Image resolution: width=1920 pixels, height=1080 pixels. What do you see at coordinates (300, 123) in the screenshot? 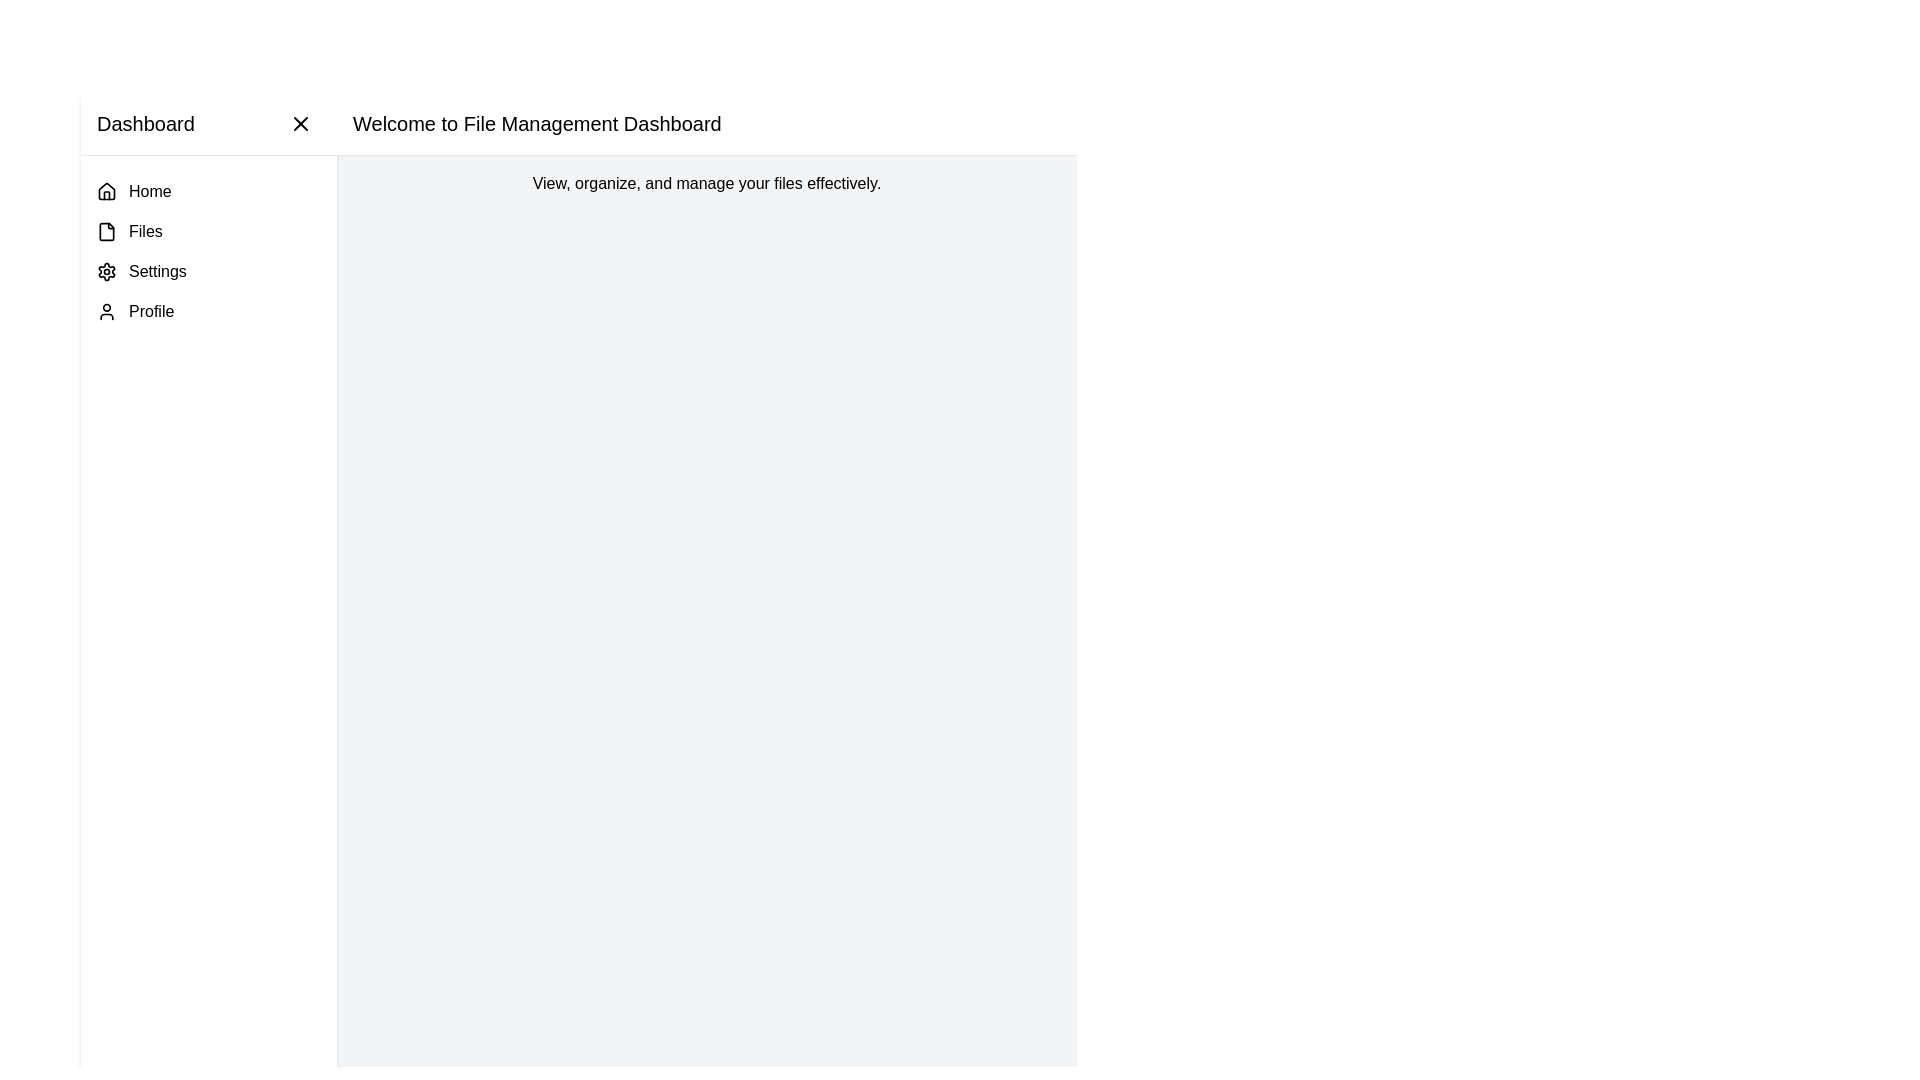
I see `the 'X' icon next to the 'Dashboard' text` at bounding box center [300, 123].